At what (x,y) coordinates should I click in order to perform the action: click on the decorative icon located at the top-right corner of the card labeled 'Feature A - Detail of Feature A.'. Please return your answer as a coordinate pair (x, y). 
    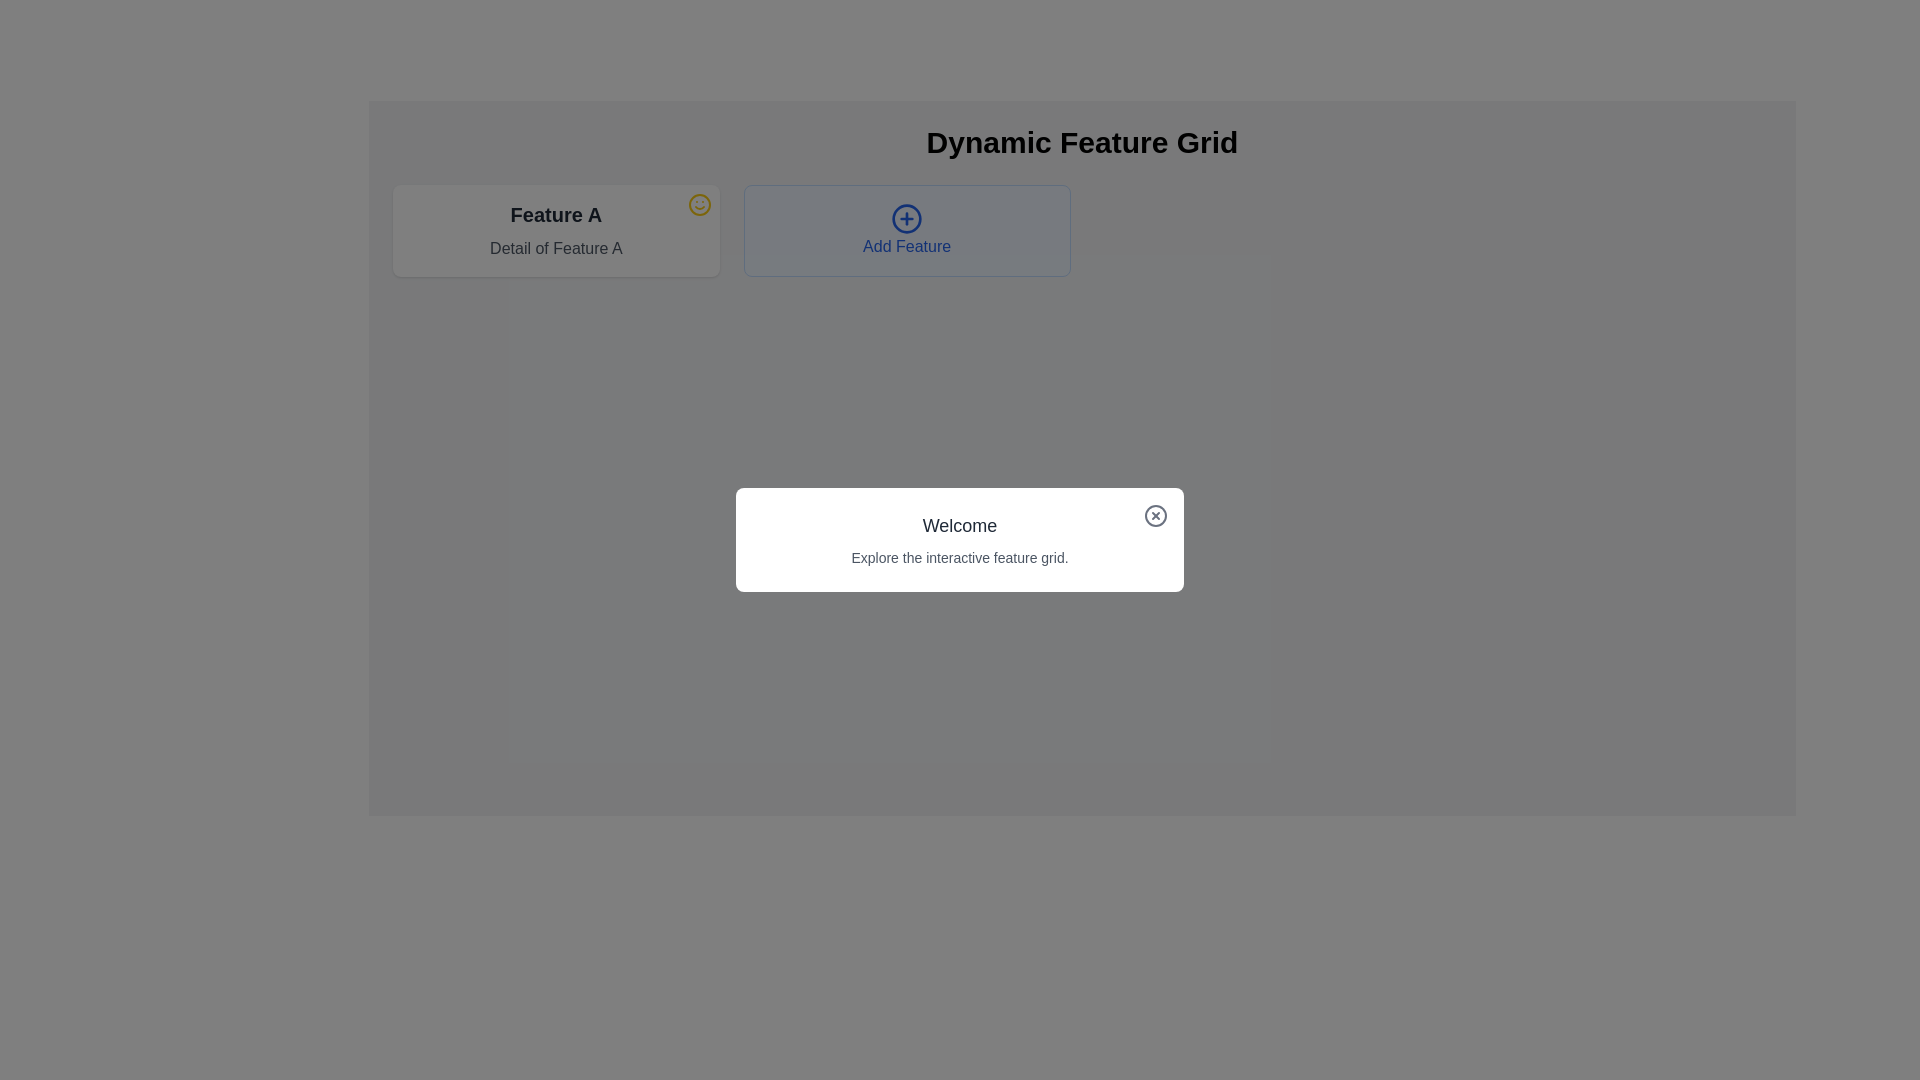
    Looking at the image, I should click on (699, 204).